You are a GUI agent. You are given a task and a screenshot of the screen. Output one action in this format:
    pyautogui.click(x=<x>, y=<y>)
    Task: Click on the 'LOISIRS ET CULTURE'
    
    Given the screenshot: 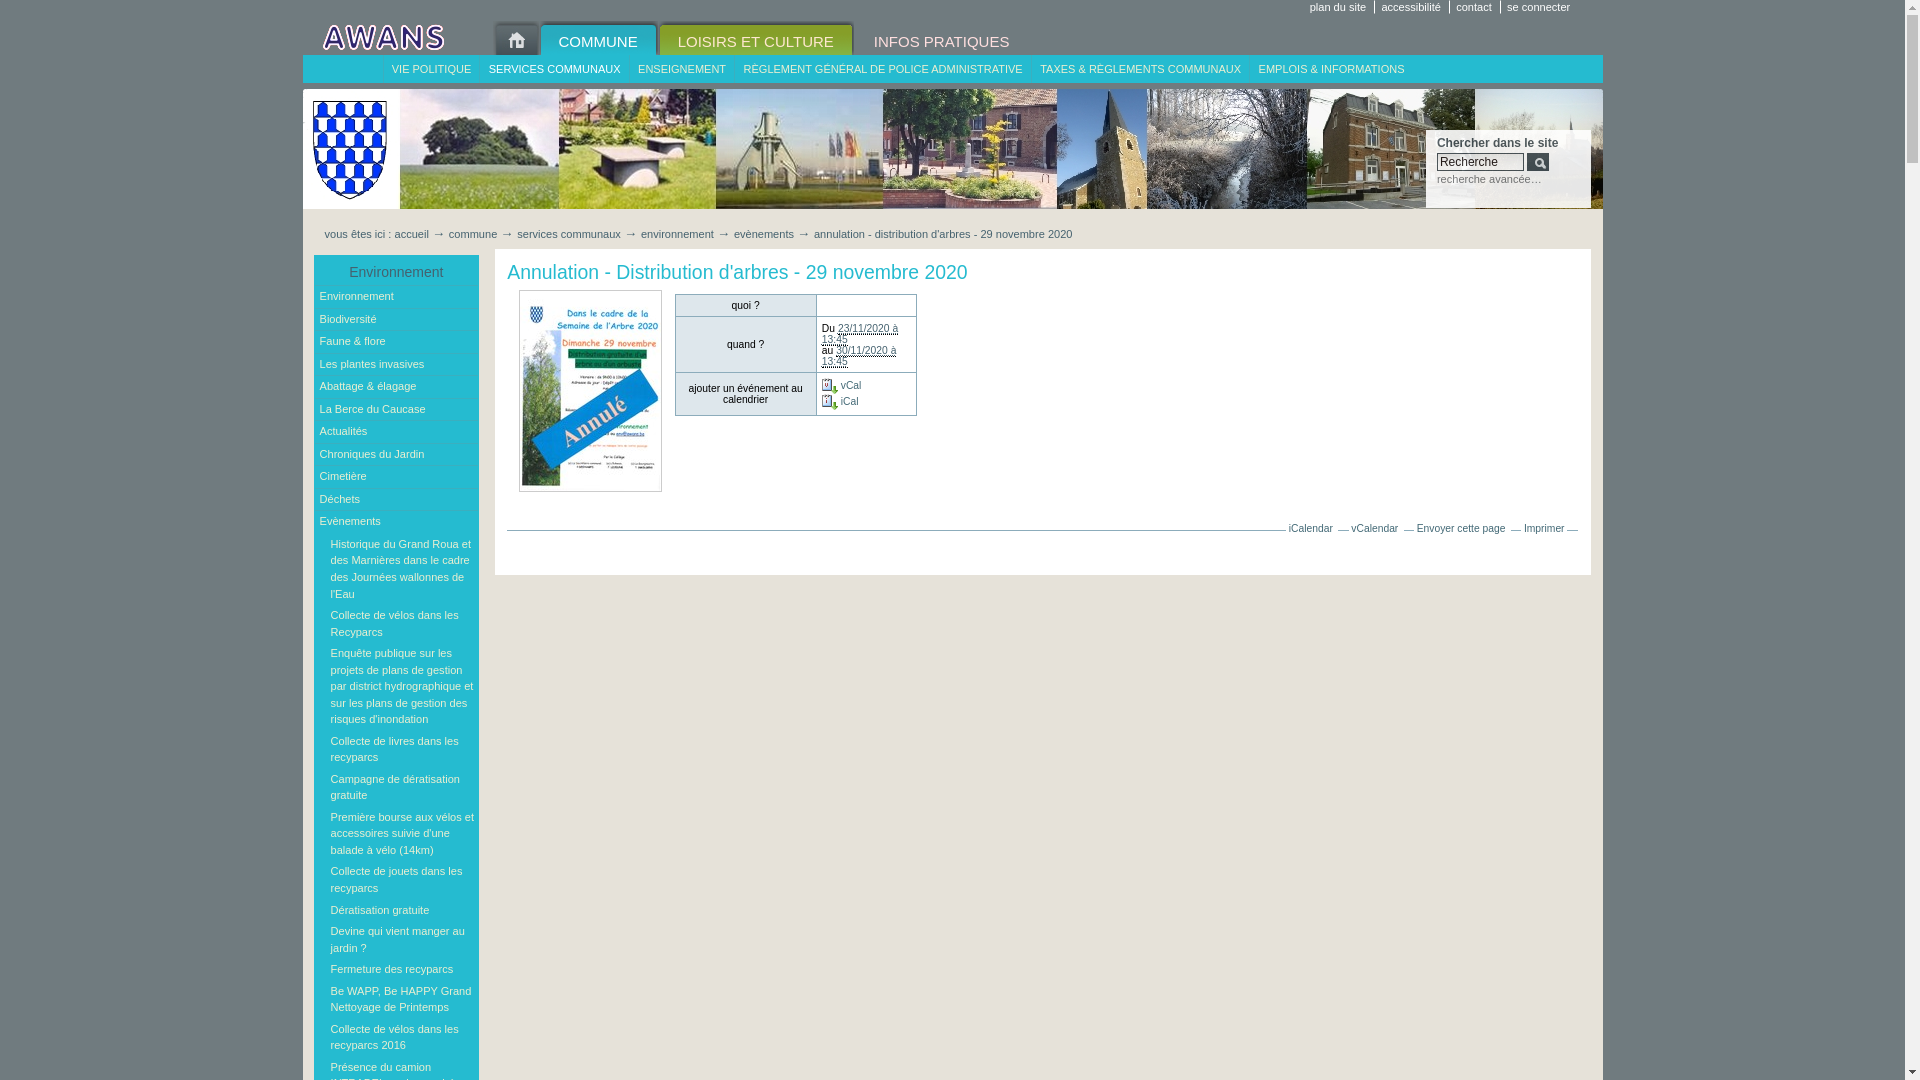 What is the action you would take?
    pyautogui.click(x=657, y=38)
    